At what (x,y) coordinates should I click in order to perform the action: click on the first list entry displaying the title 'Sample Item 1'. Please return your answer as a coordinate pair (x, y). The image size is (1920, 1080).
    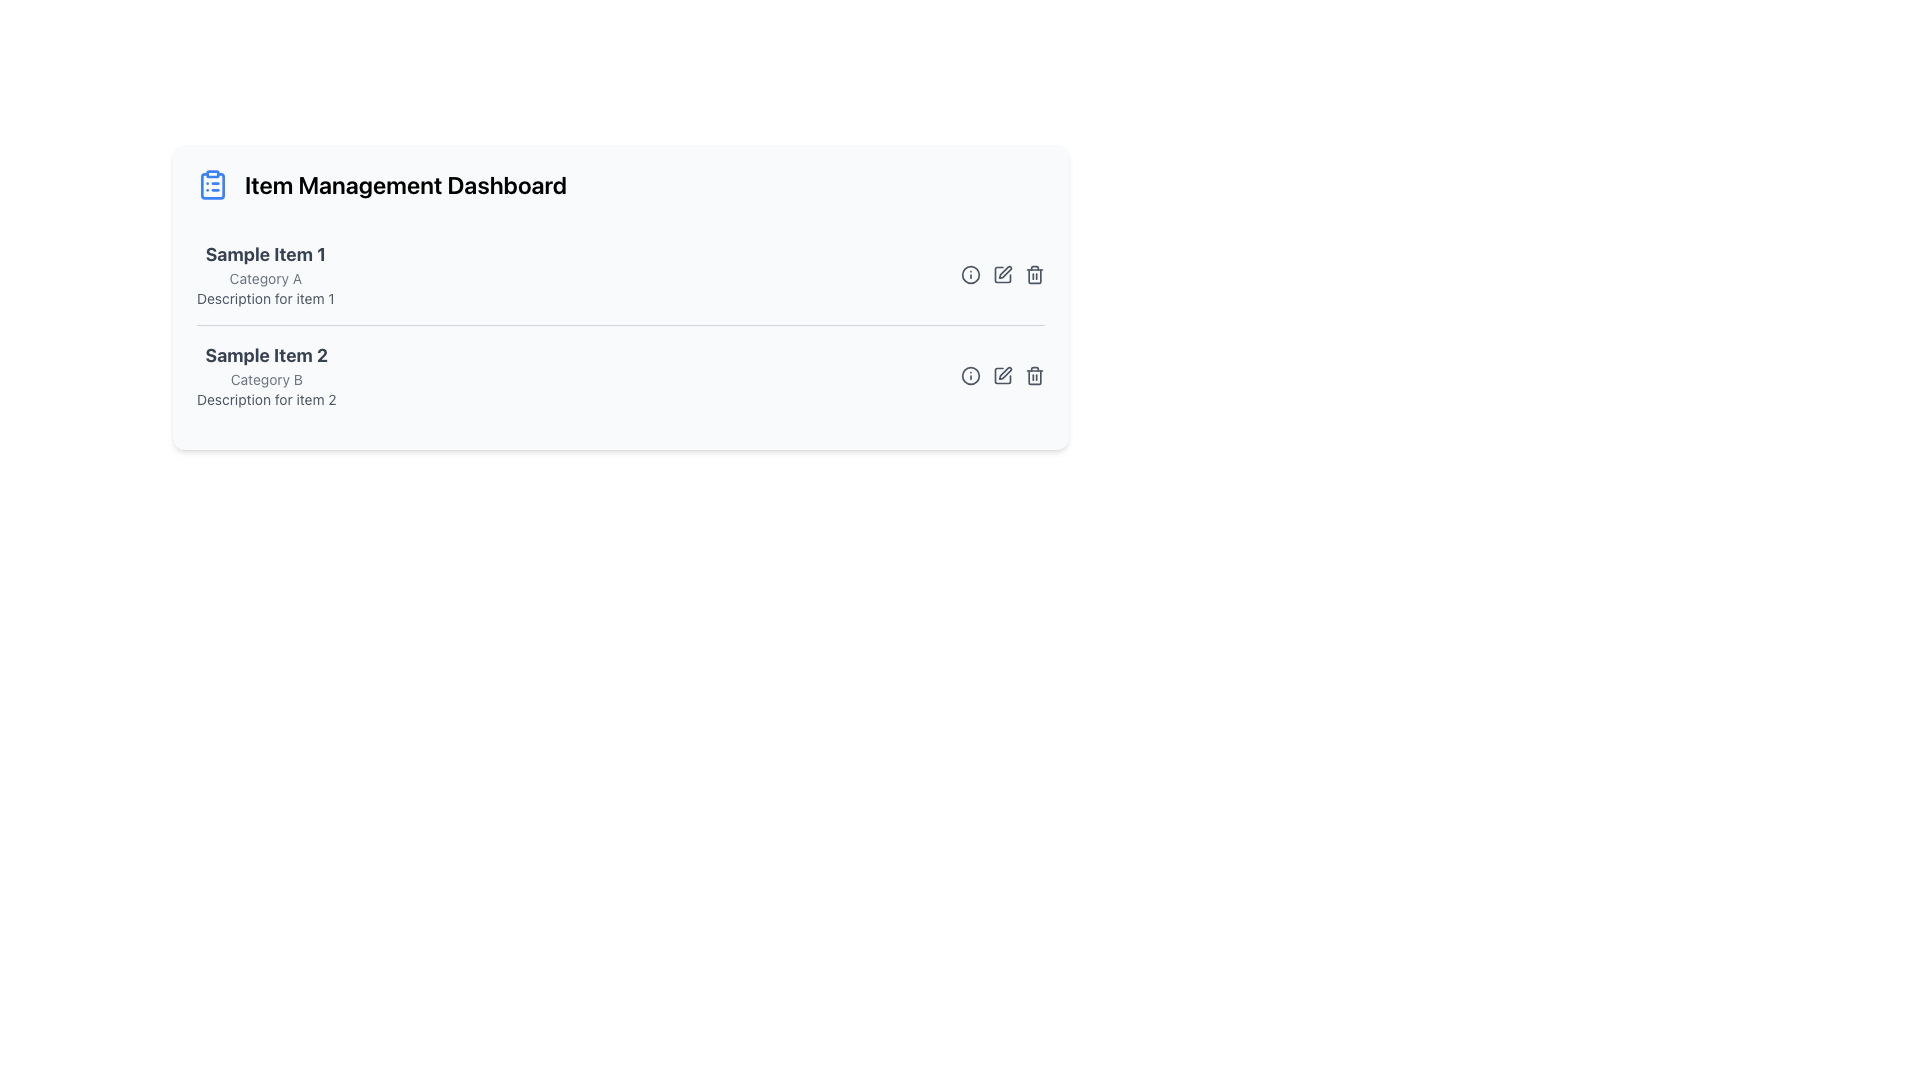
    Looking at the image, I should click on (619, 274).